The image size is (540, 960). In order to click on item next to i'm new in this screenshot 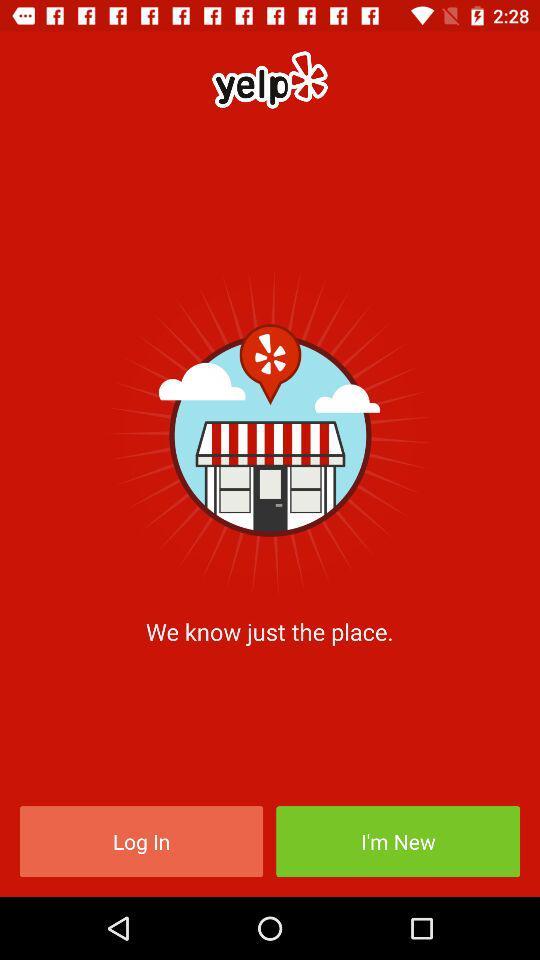, I will do `click(140, 840)`.